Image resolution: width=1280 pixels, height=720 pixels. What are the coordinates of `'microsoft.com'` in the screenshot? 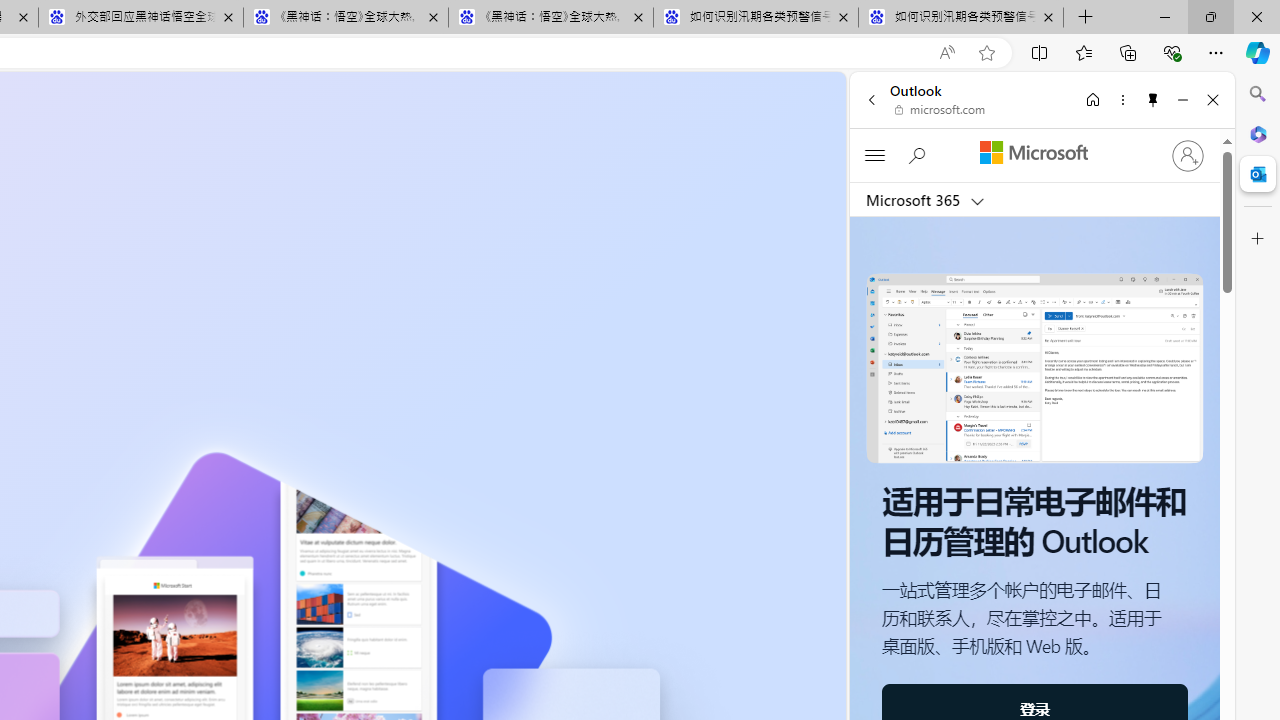 It's located at (939, 110).